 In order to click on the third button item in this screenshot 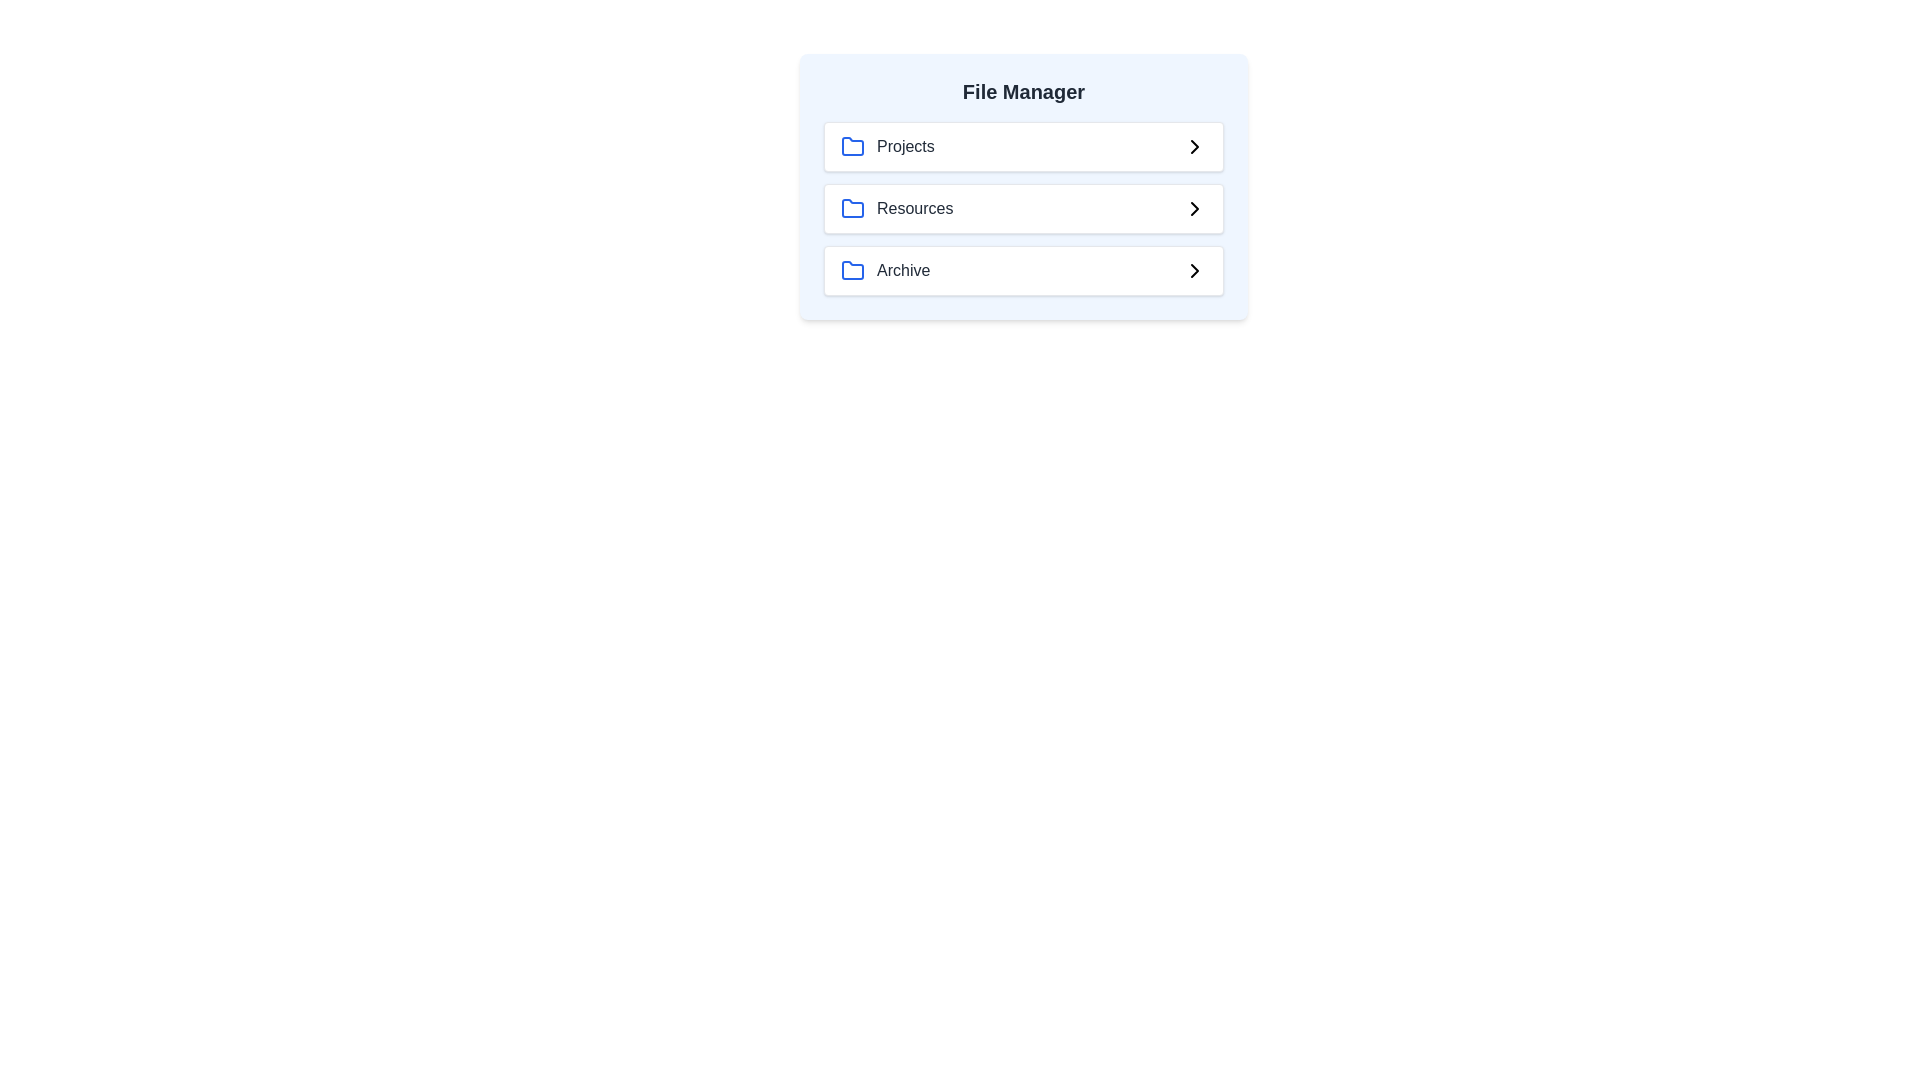, I will do `click(1023, 270)`.